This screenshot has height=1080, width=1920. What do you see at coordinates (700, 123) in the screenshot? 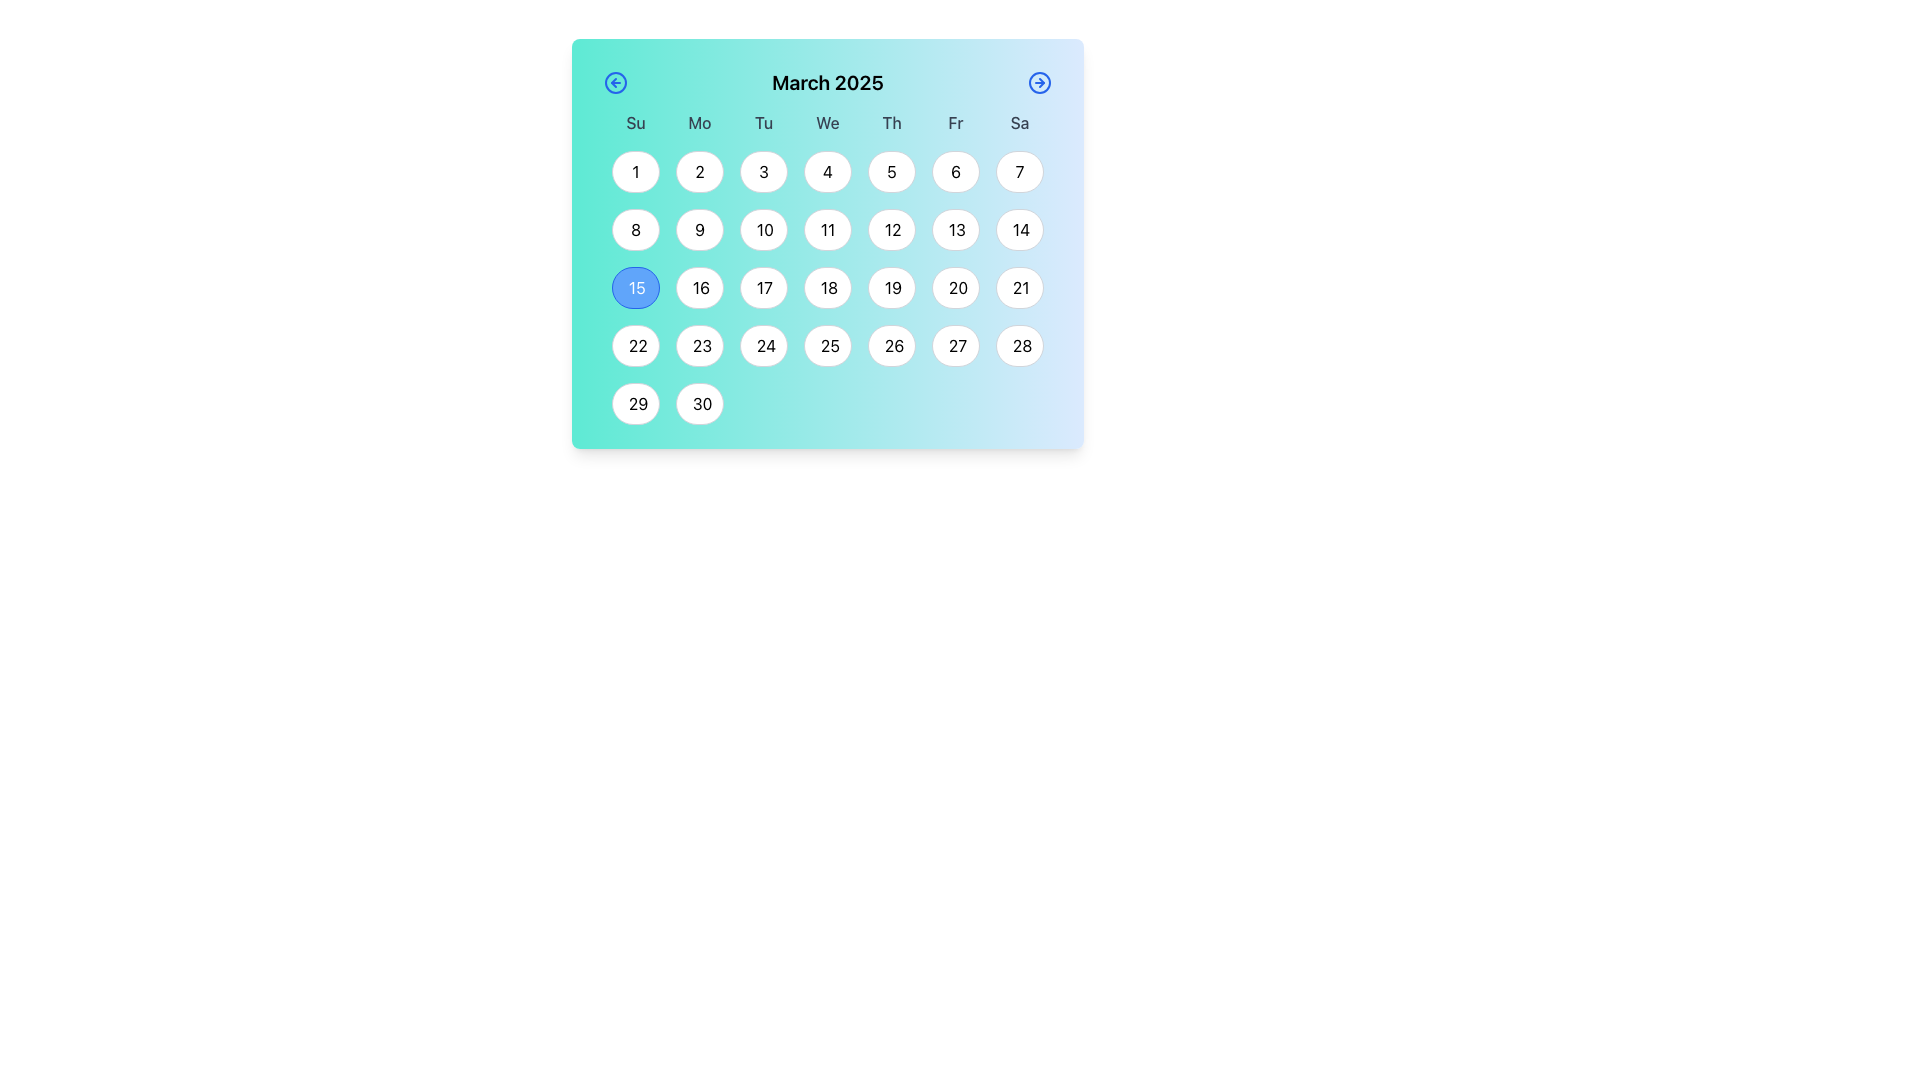
I see `the 'Mo' text label, which is styled with a medium font weight and gray color, located in the header row of the weekly calendar layout` at bounding box center [700, 123].